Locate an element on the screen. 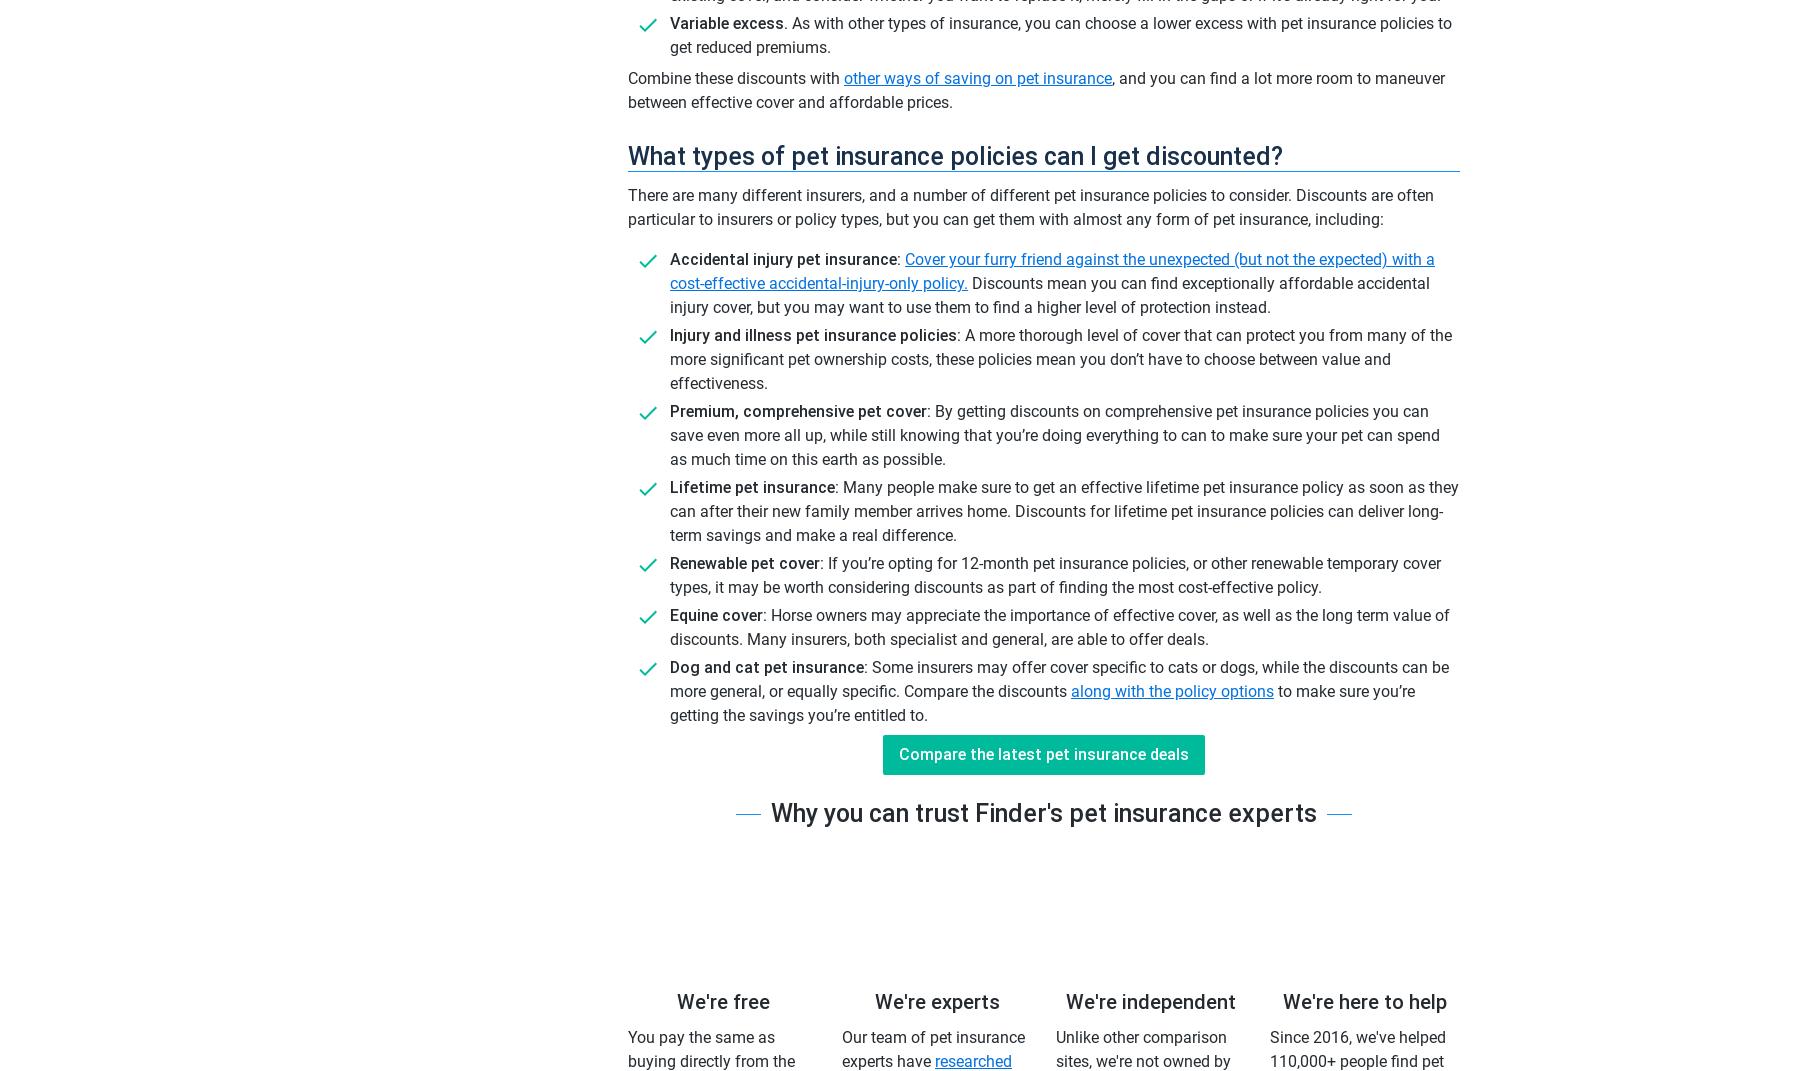 The width and height of the screenshot is (1800, 1071). 'Discounts mean you can find exceptionally affordable accidental injury cover, but you may want to use them to find a higher level of protection instead.' is located at coordinates (1049, 295).